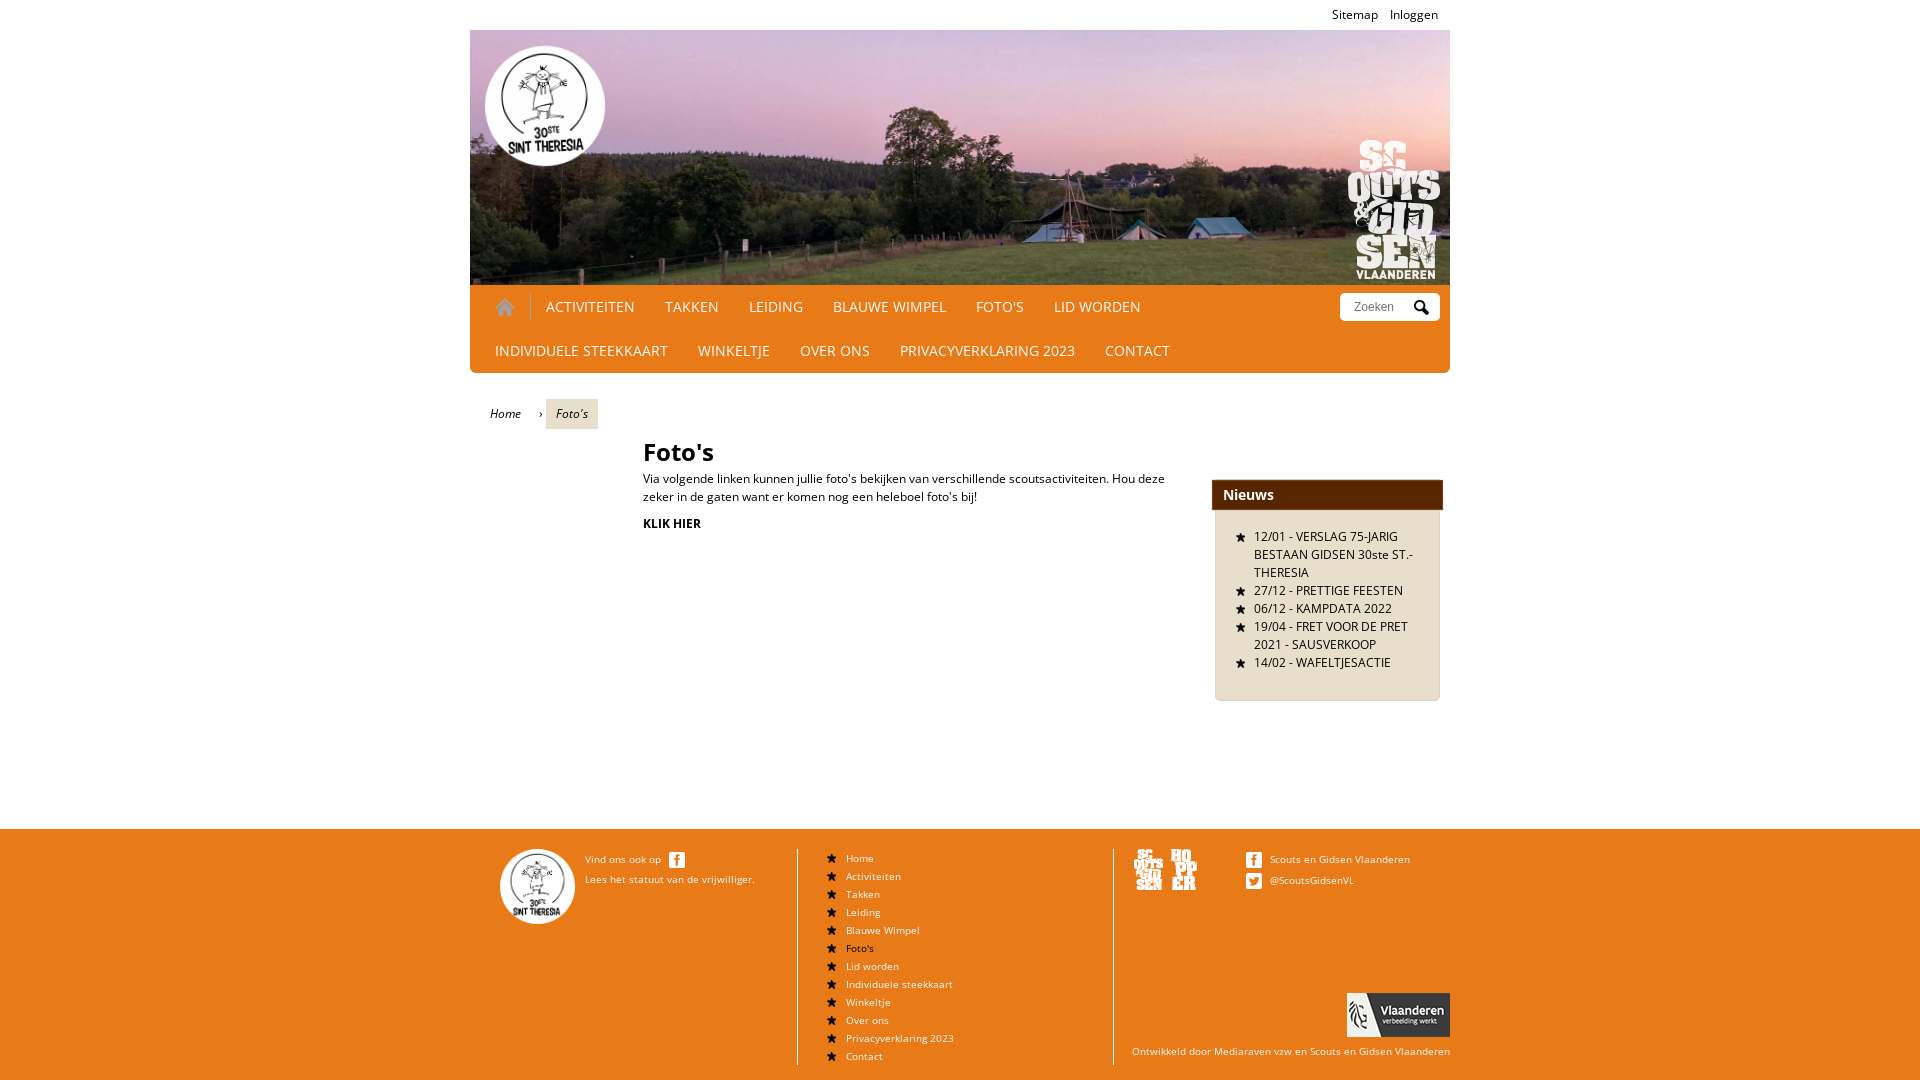  I want to click on 'Facebook', so click(676, 859).